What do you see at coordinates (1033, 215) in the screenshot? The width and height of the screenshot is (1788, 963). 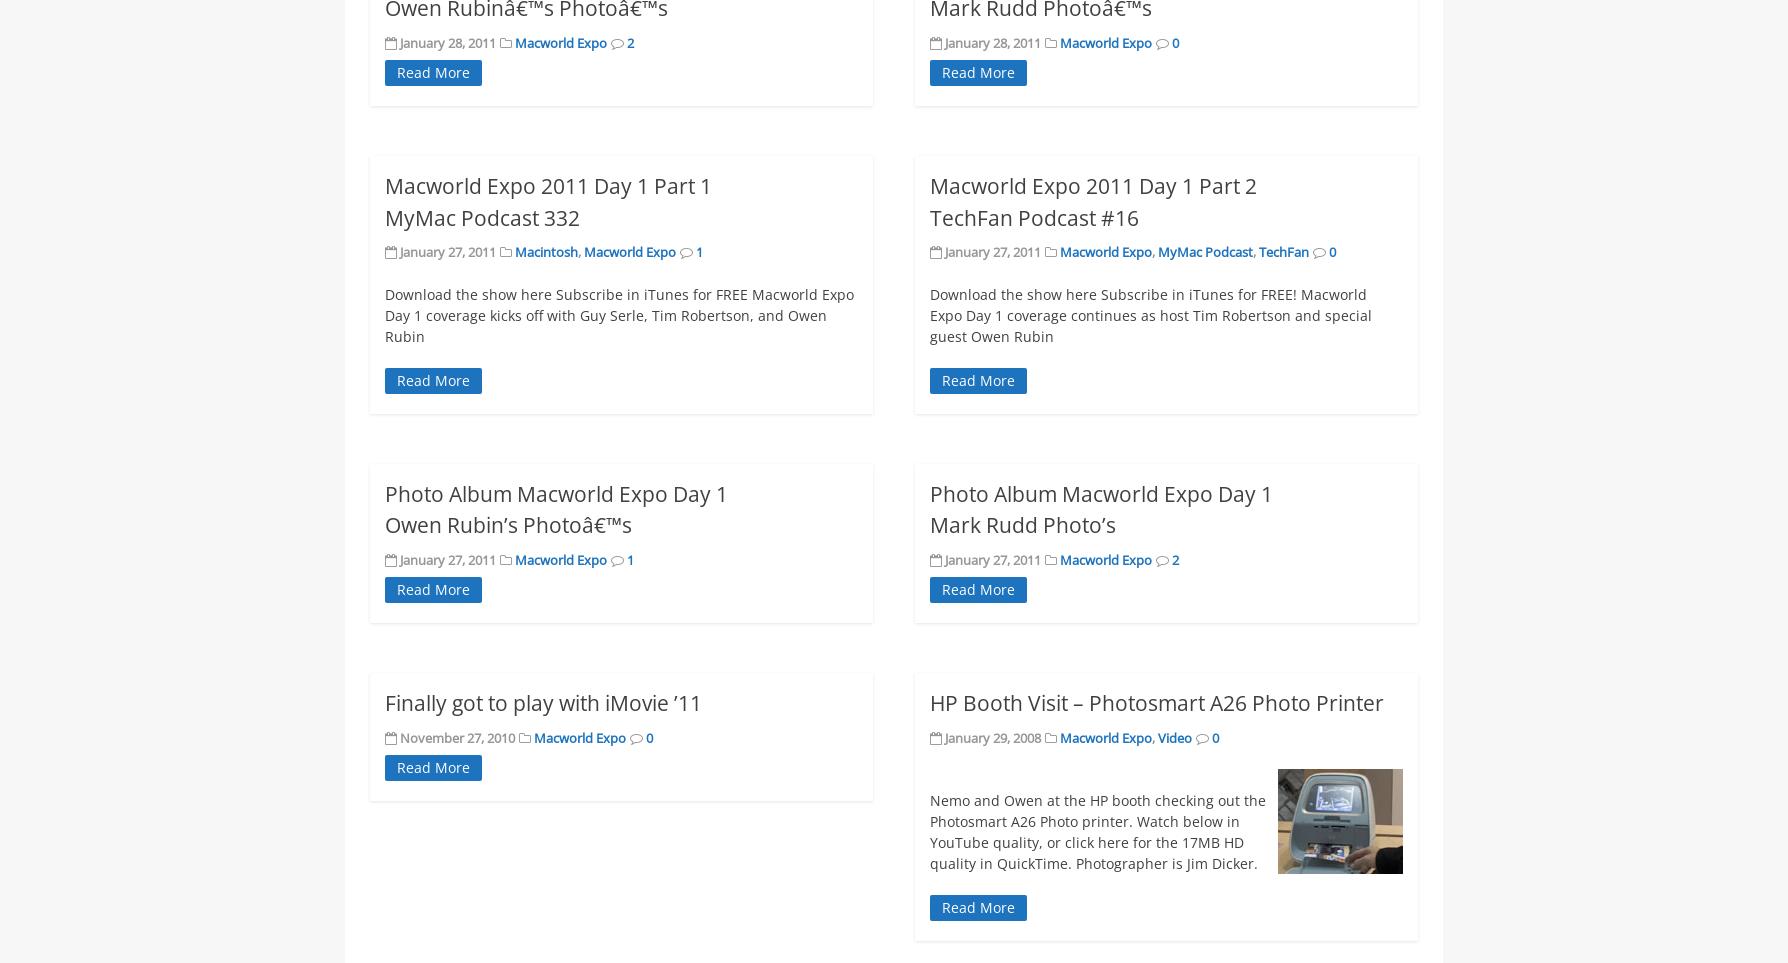 I see `'TechFan Podcast #16'` at bounding box center [1033, 215].